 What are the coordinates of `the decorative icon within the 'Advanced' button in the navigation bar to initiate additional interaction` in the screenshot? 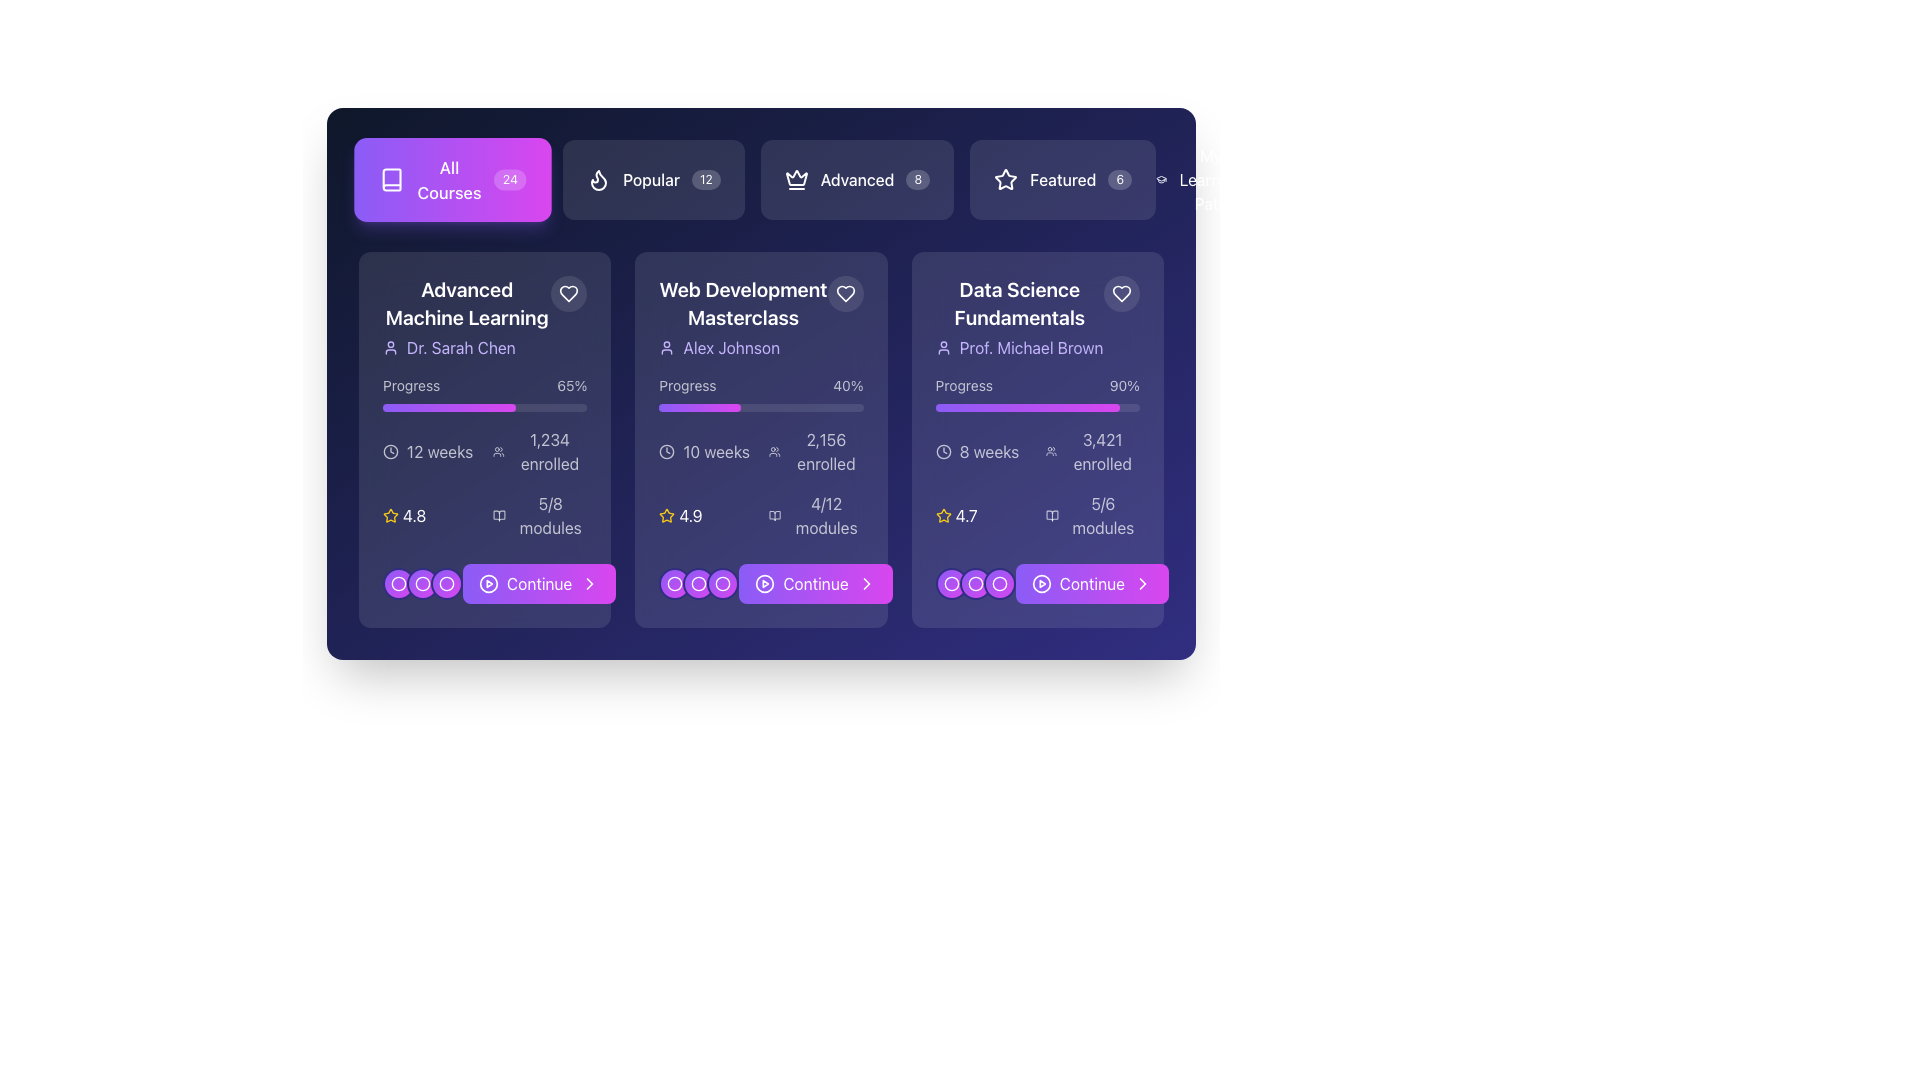 It's located at (795, 176).